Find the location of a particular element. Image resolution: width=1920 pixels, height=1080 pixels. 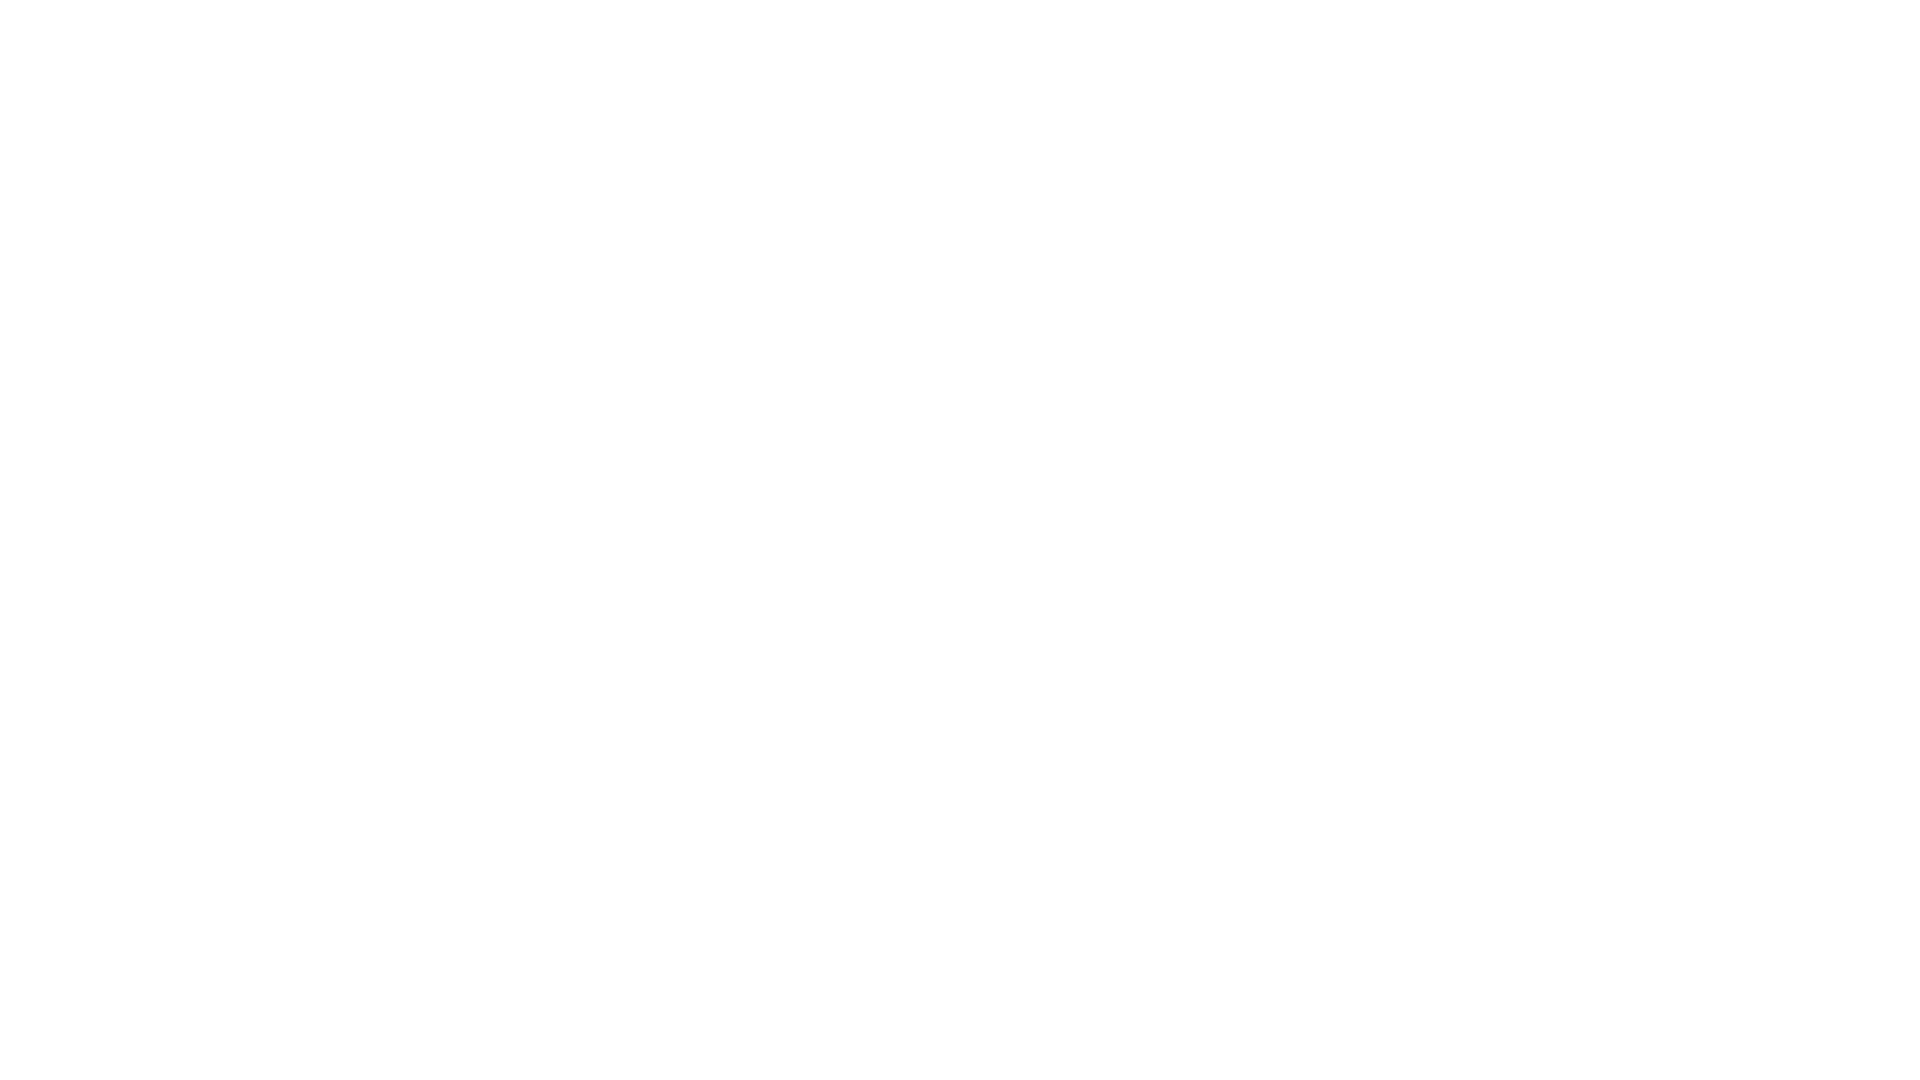

Conflict of Interest: No is located at coordinates (297, 338).